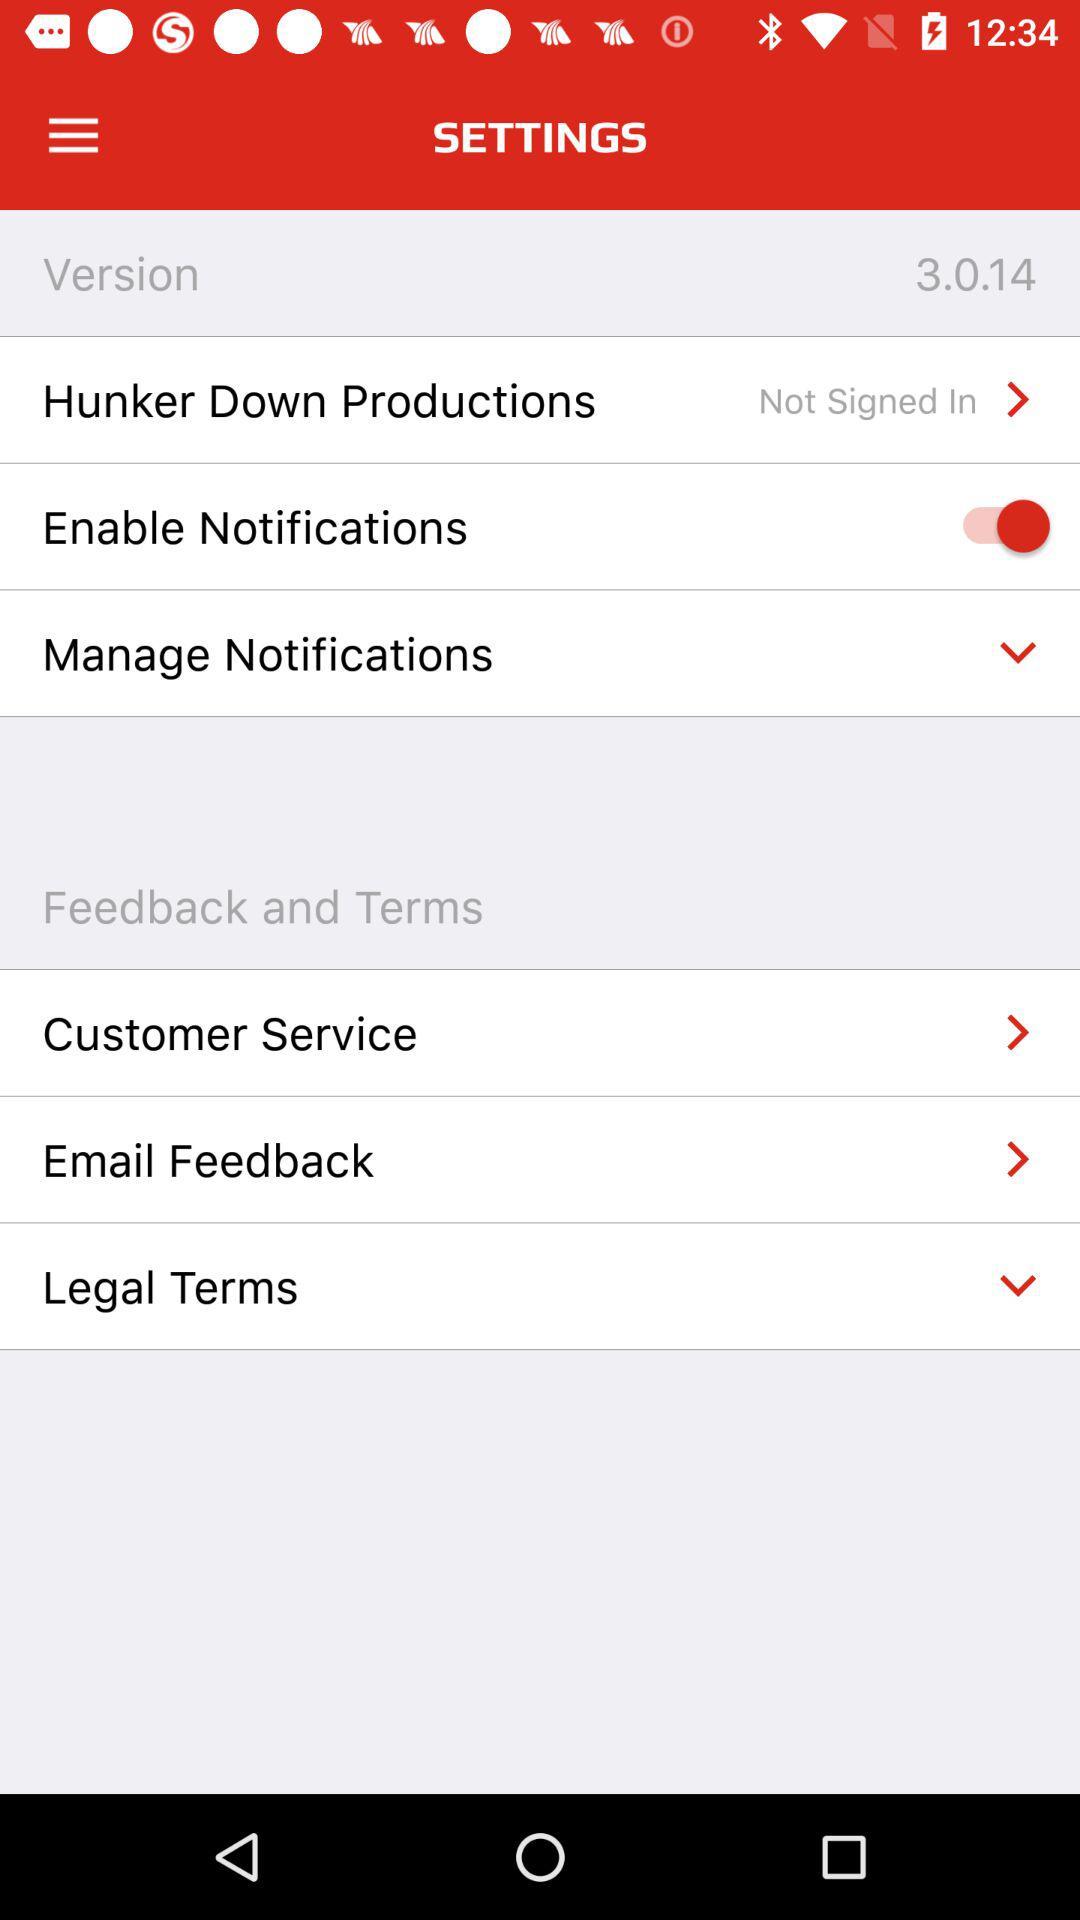 The width and height of the screenshot is (1080, 1920). What do you see at coordinates (72, 135) in the screenshot?
I see `menu` at bounding box center [72, 135].